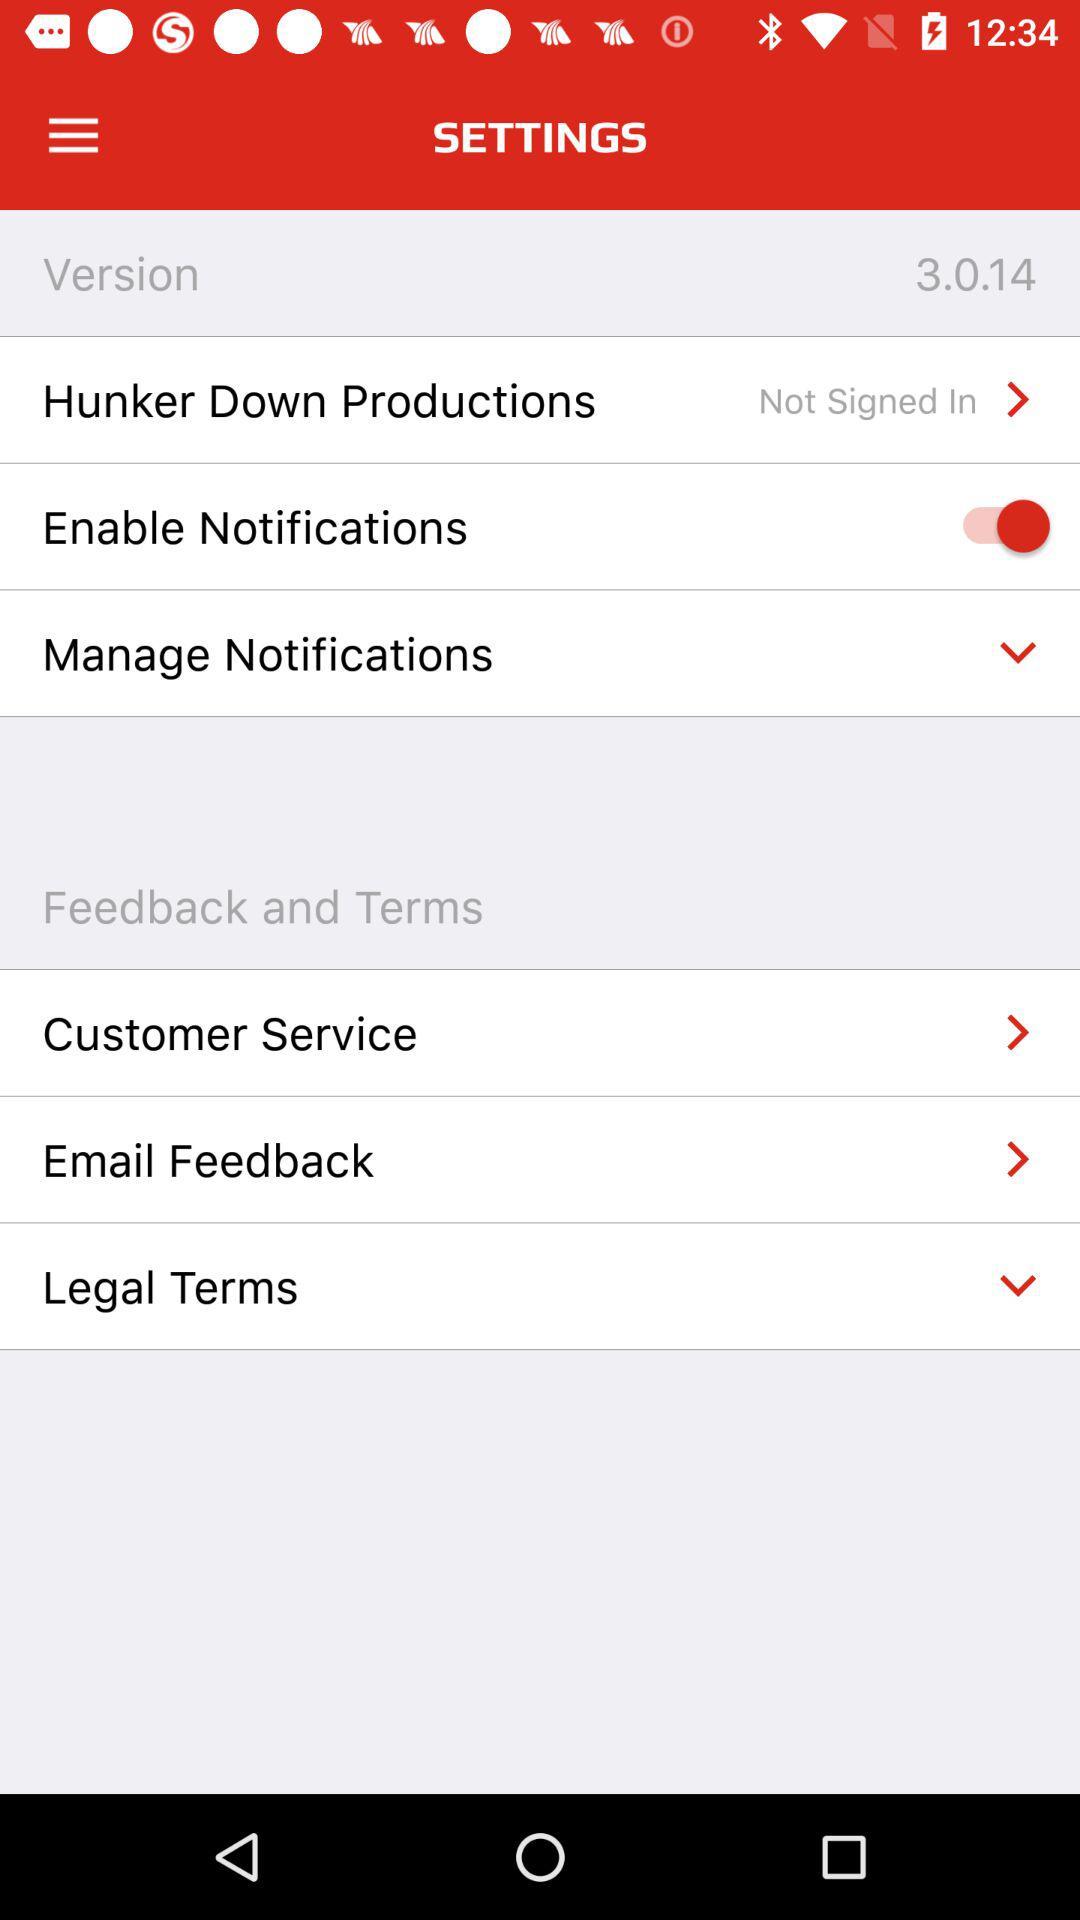 The width and height of the screenshot is (1080, 1920). What do you see at coordinates (72, 135) in the screenshot?
I see `menu` at bounding box center [72, 135].